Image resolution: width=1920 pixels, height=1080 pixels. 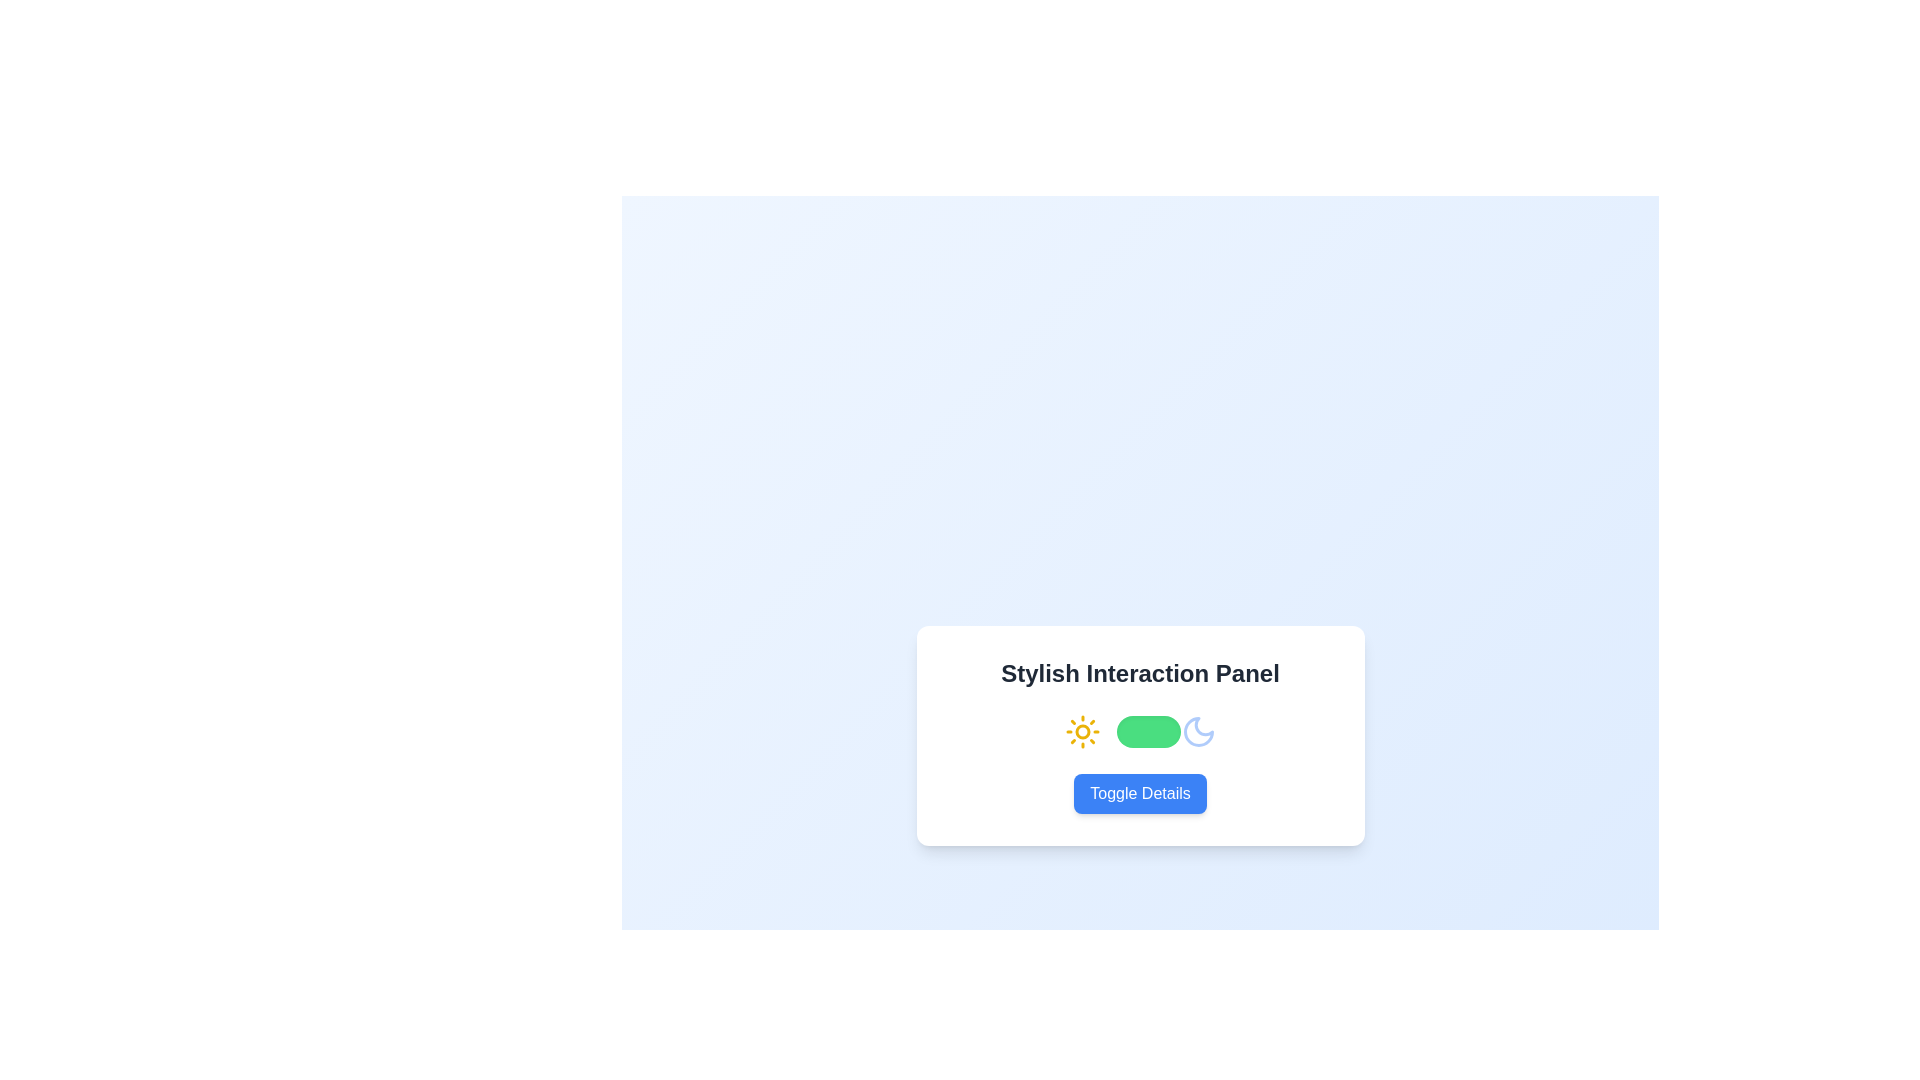 I want to click on the toggle switch located in the center of the white card box labeled 'Stylish Interaction Panel', so click(x=1140, y=732).